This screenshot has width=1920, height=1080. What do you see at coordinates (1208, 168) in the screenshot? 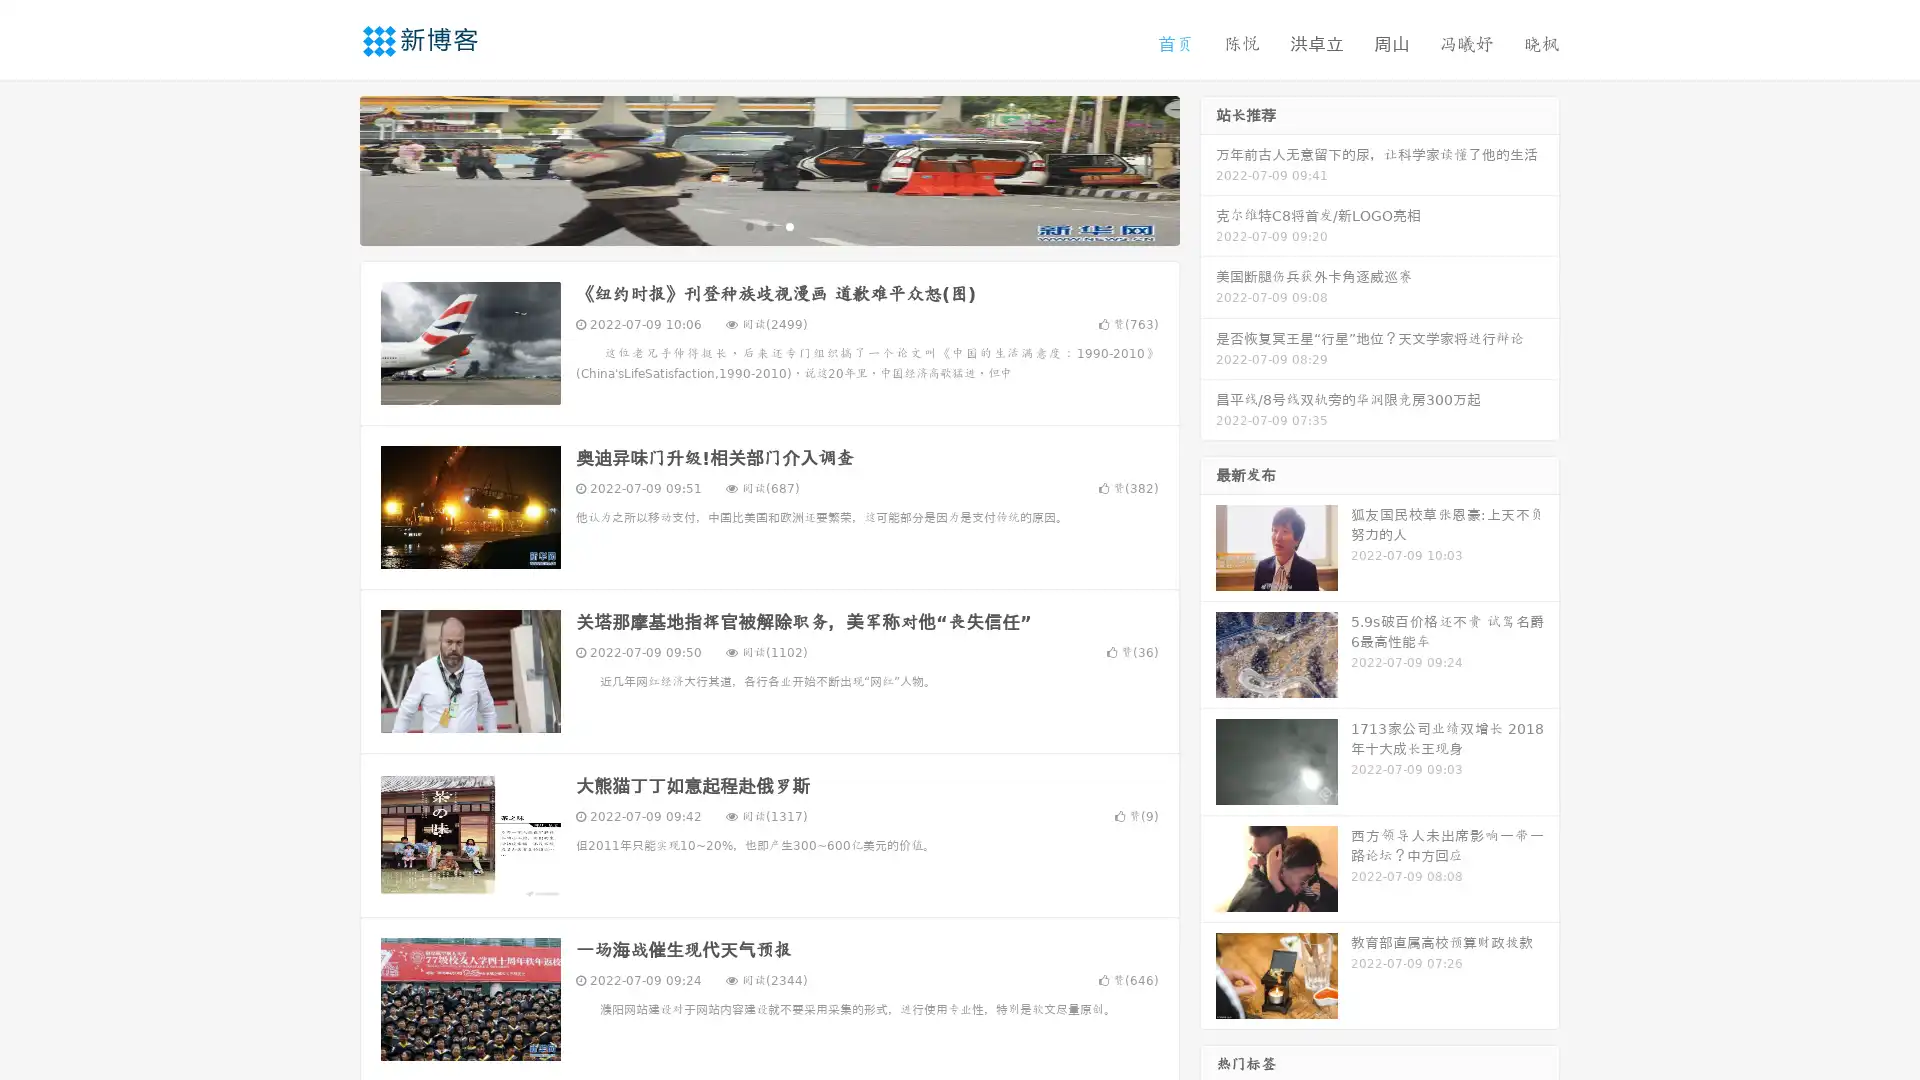
I see `Next slide` at bounding box center [1208, 168].